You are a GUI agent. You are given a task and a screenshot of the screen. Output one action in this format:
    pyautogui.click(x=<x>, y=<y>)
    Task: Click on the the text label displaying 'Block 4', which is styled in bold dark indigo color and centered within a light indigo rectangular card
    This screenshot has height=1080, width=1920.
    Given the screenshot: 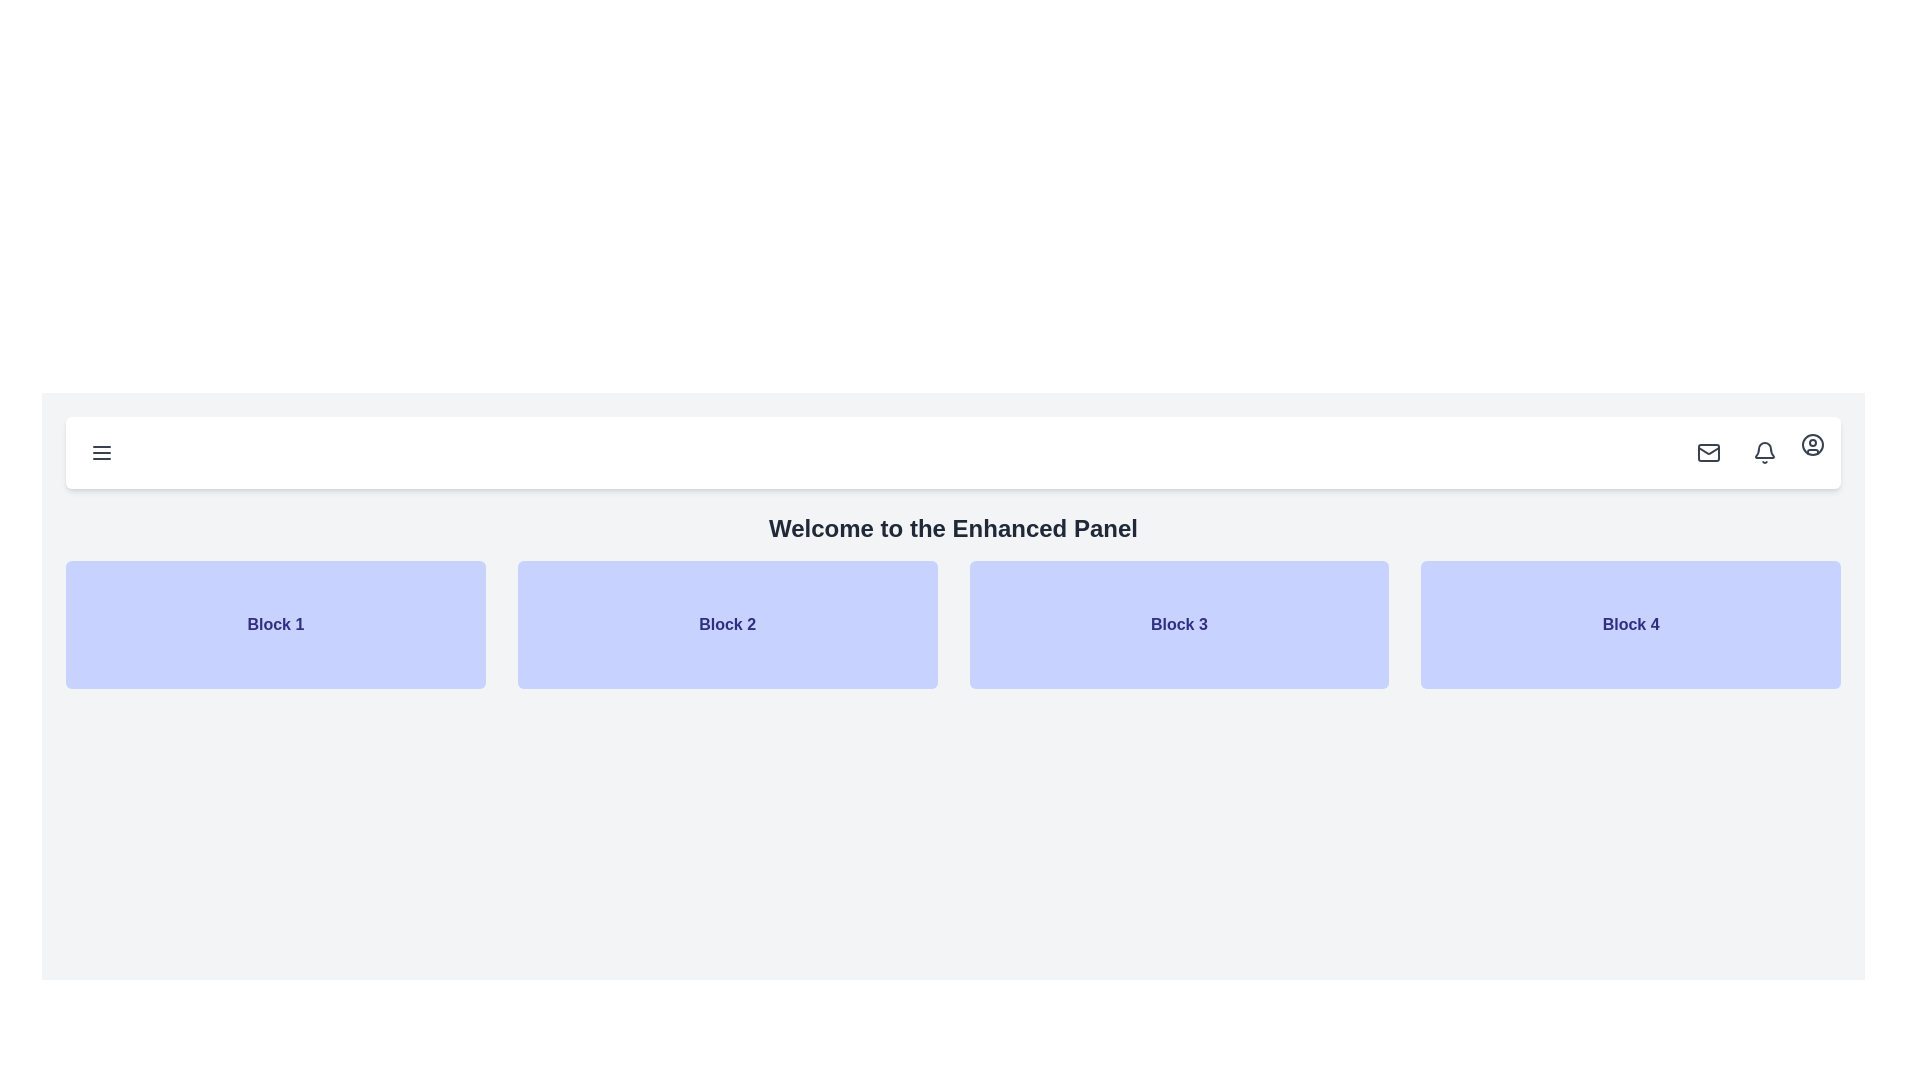 What is the action you would take?
    pyautogui.click(x=1631, y=623)
    